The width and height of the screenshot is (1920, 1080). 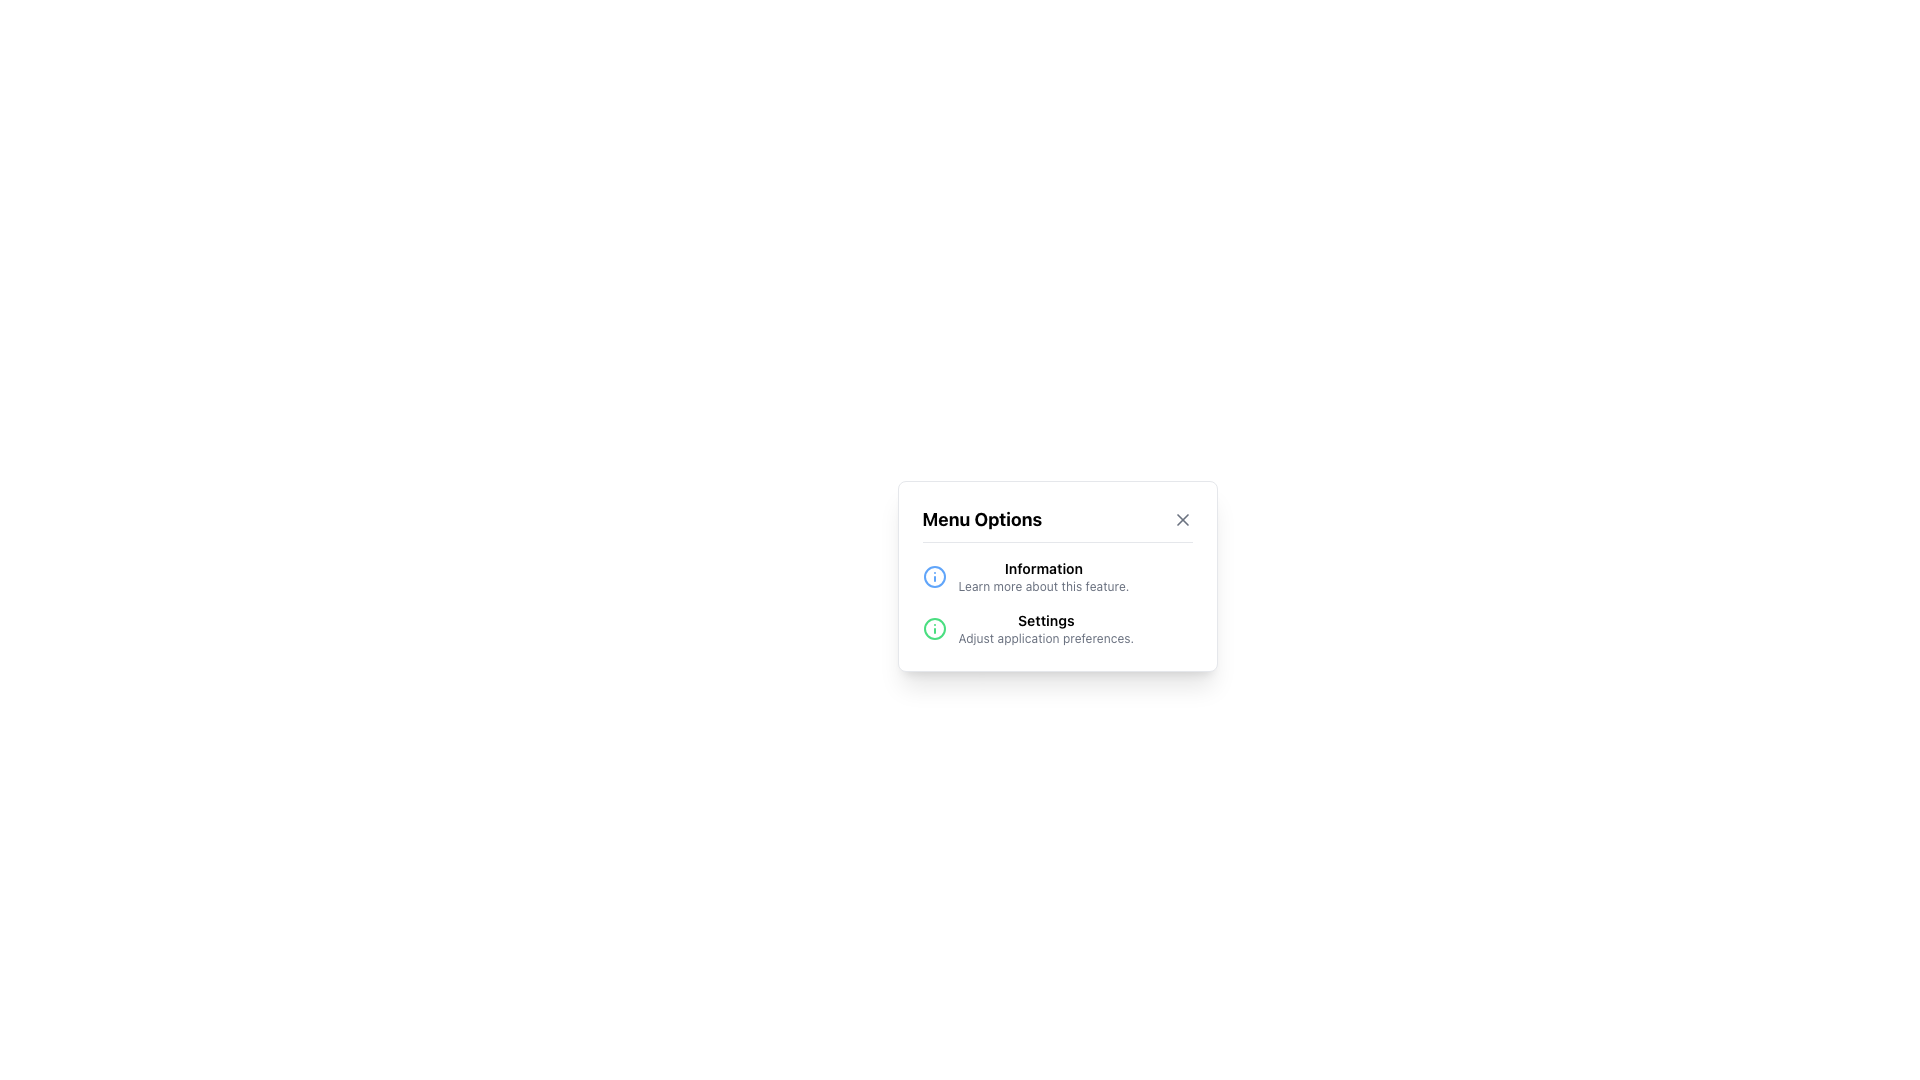 What do you see at coordinates (1045, 638) in the screenshot?
I see `the descriptive label for the 'Settings' option located in the bottom-right region of the menu interface, directly below the 'Settings' heading` at bounding box center [1045, 638].